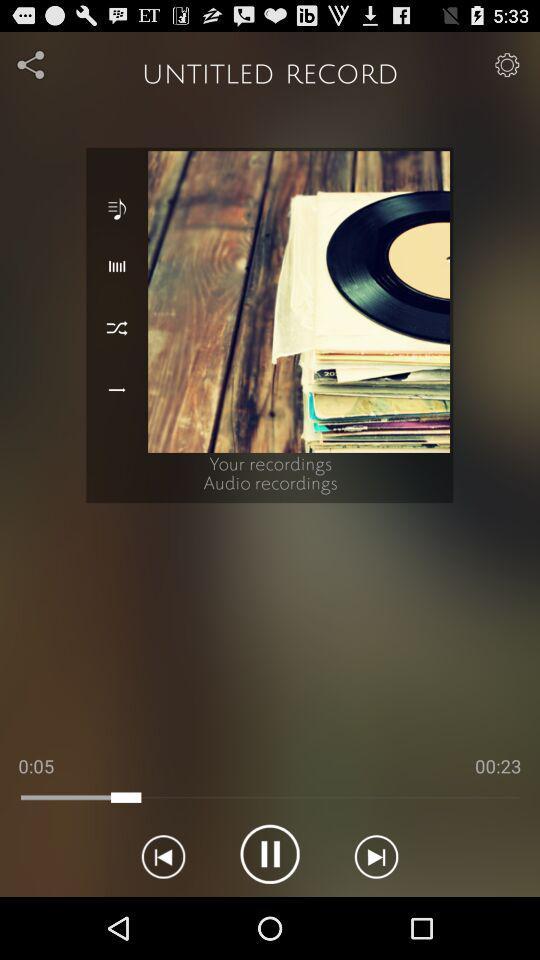  I want to click on pause button, so click(270, 853).